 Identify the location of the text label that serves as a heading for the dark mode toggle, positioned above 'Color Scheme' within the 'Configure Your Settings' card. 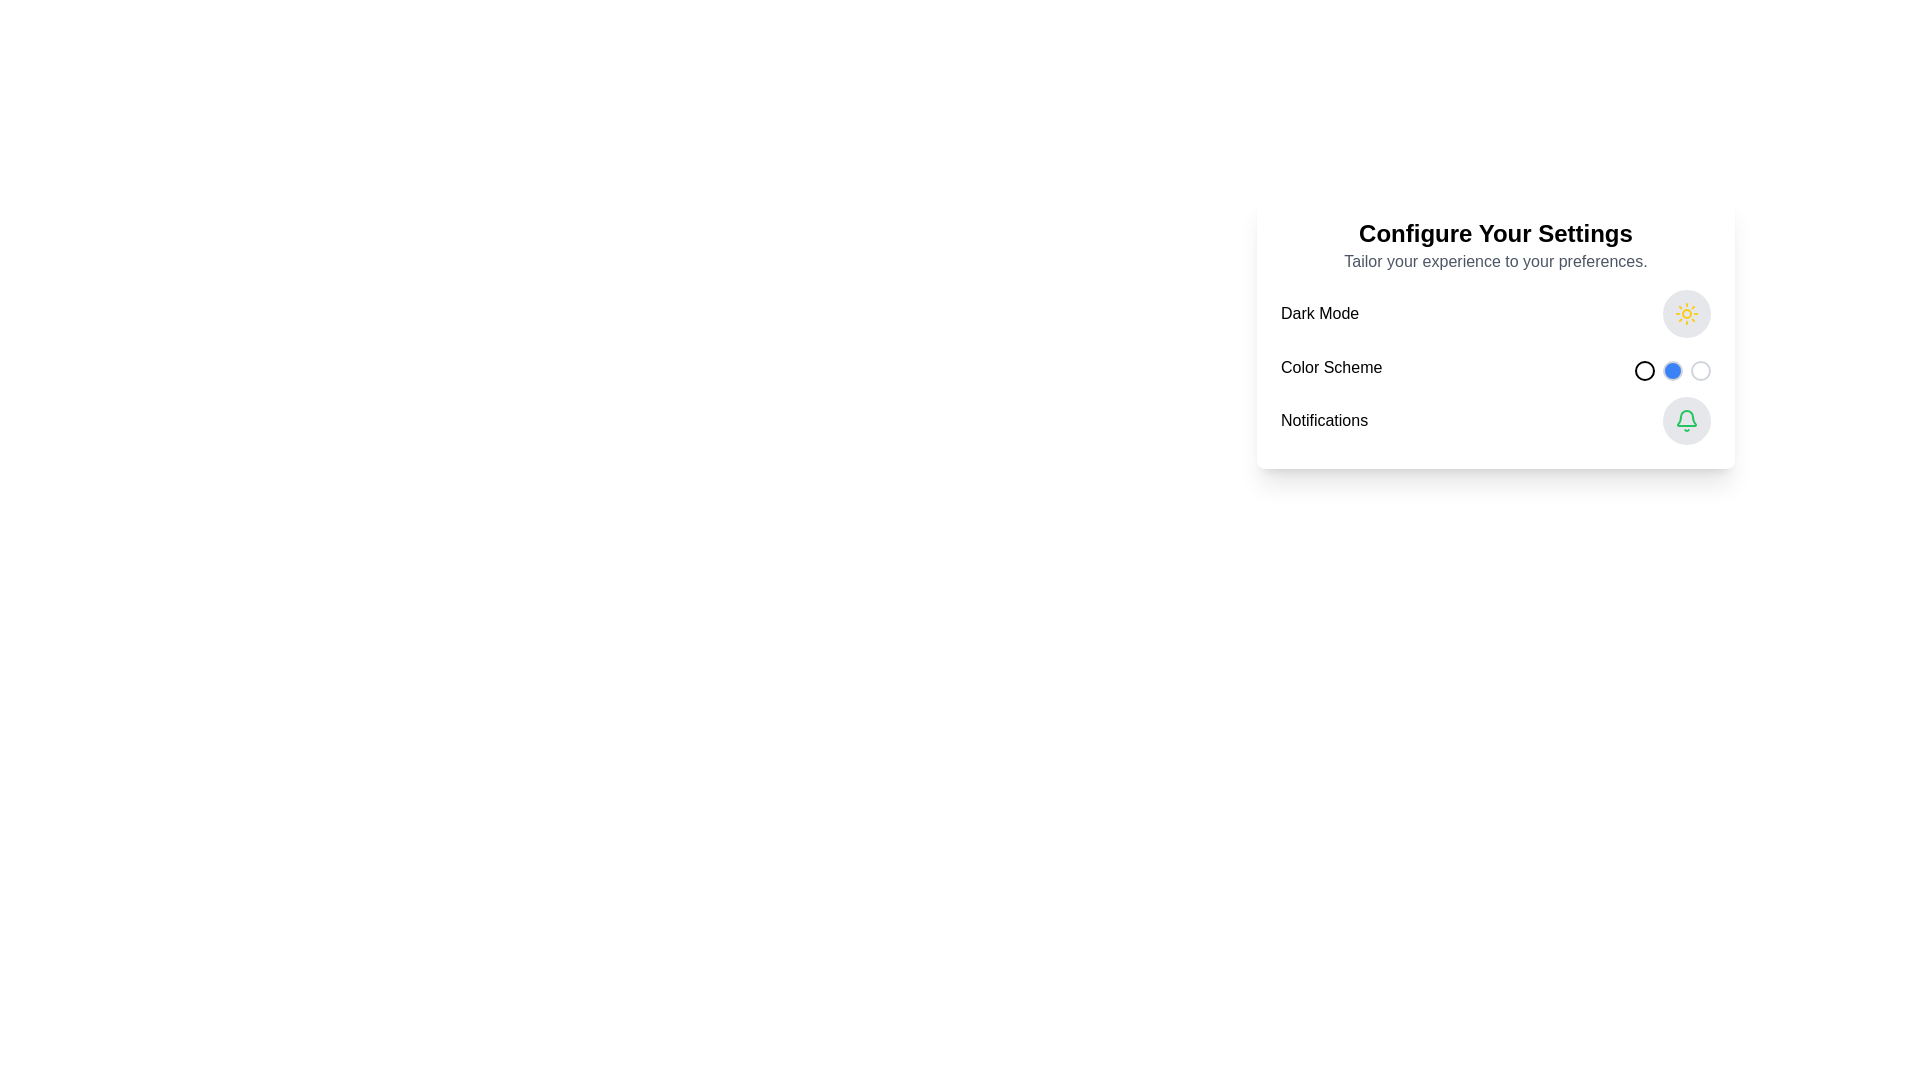
(1320, 313).